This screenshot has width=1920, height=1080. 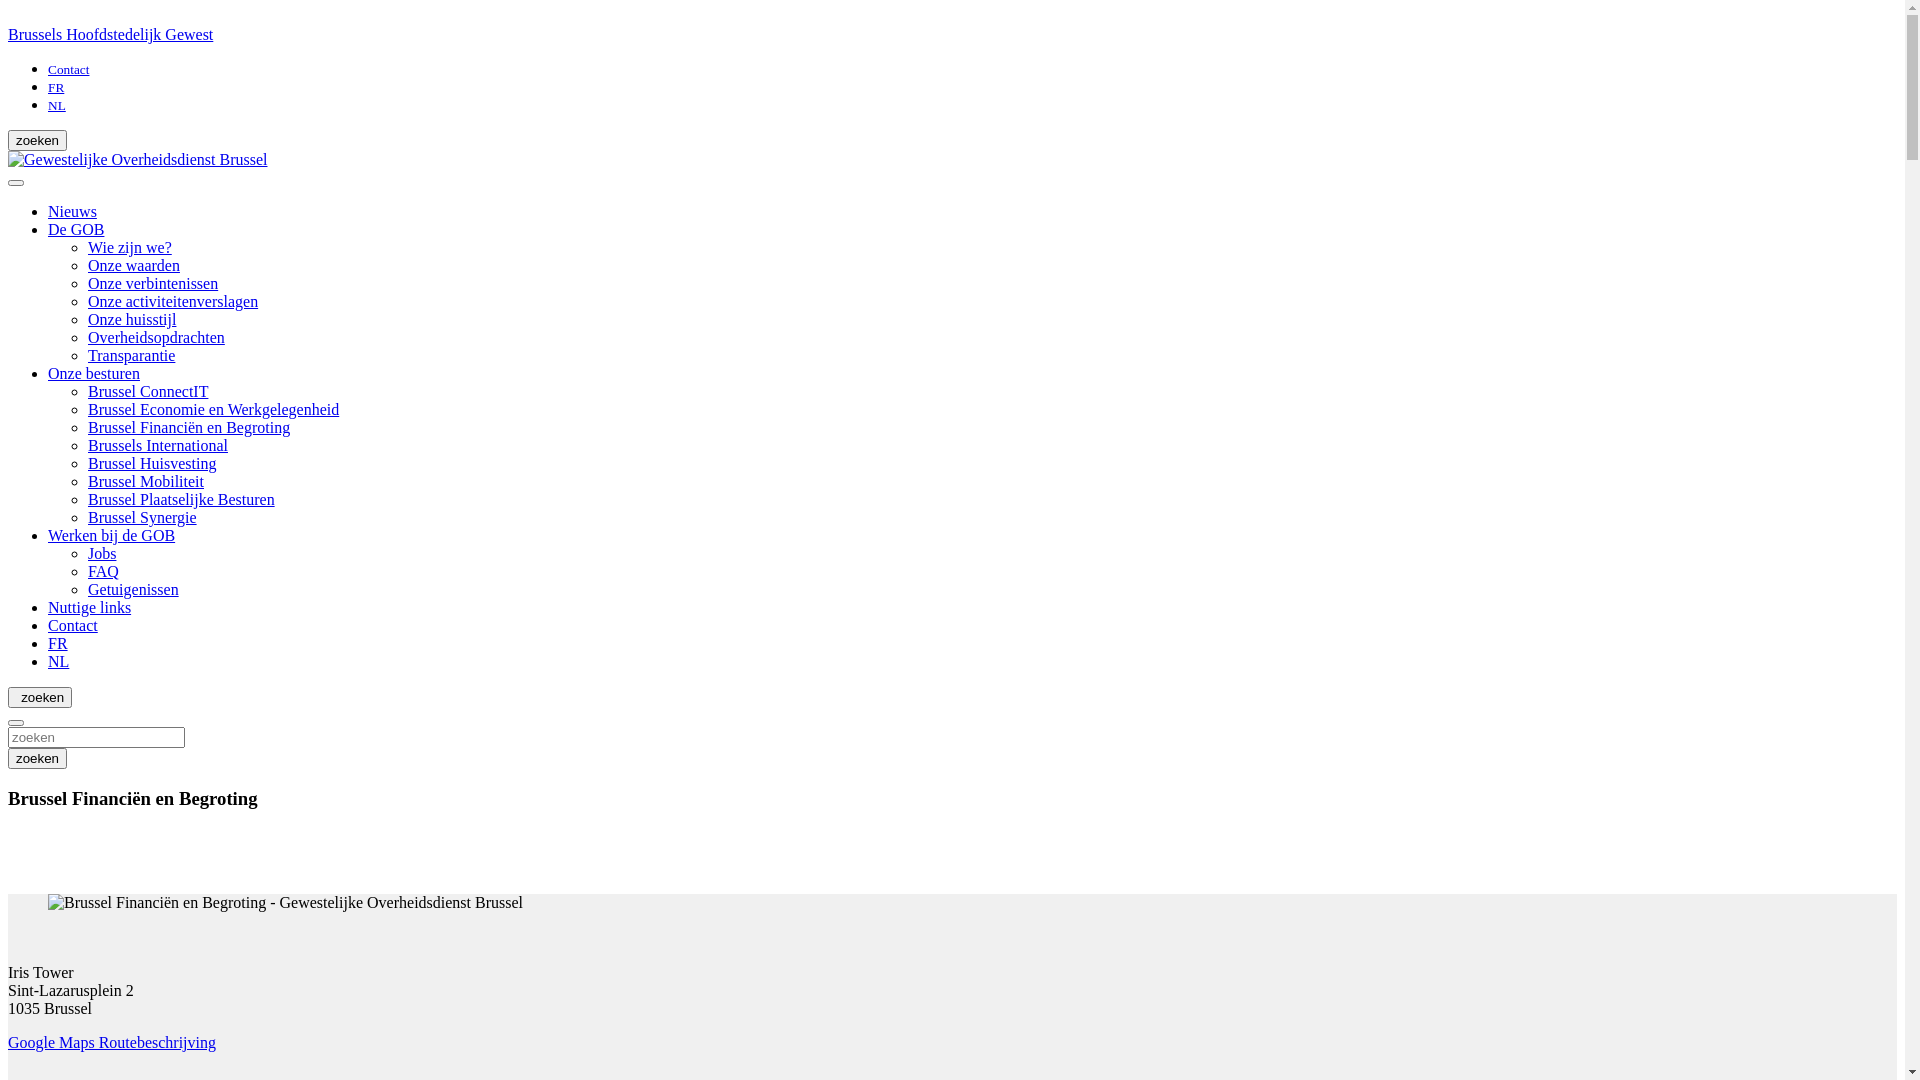 I want to click on 'Brussels International', so click(x=157, y=444).